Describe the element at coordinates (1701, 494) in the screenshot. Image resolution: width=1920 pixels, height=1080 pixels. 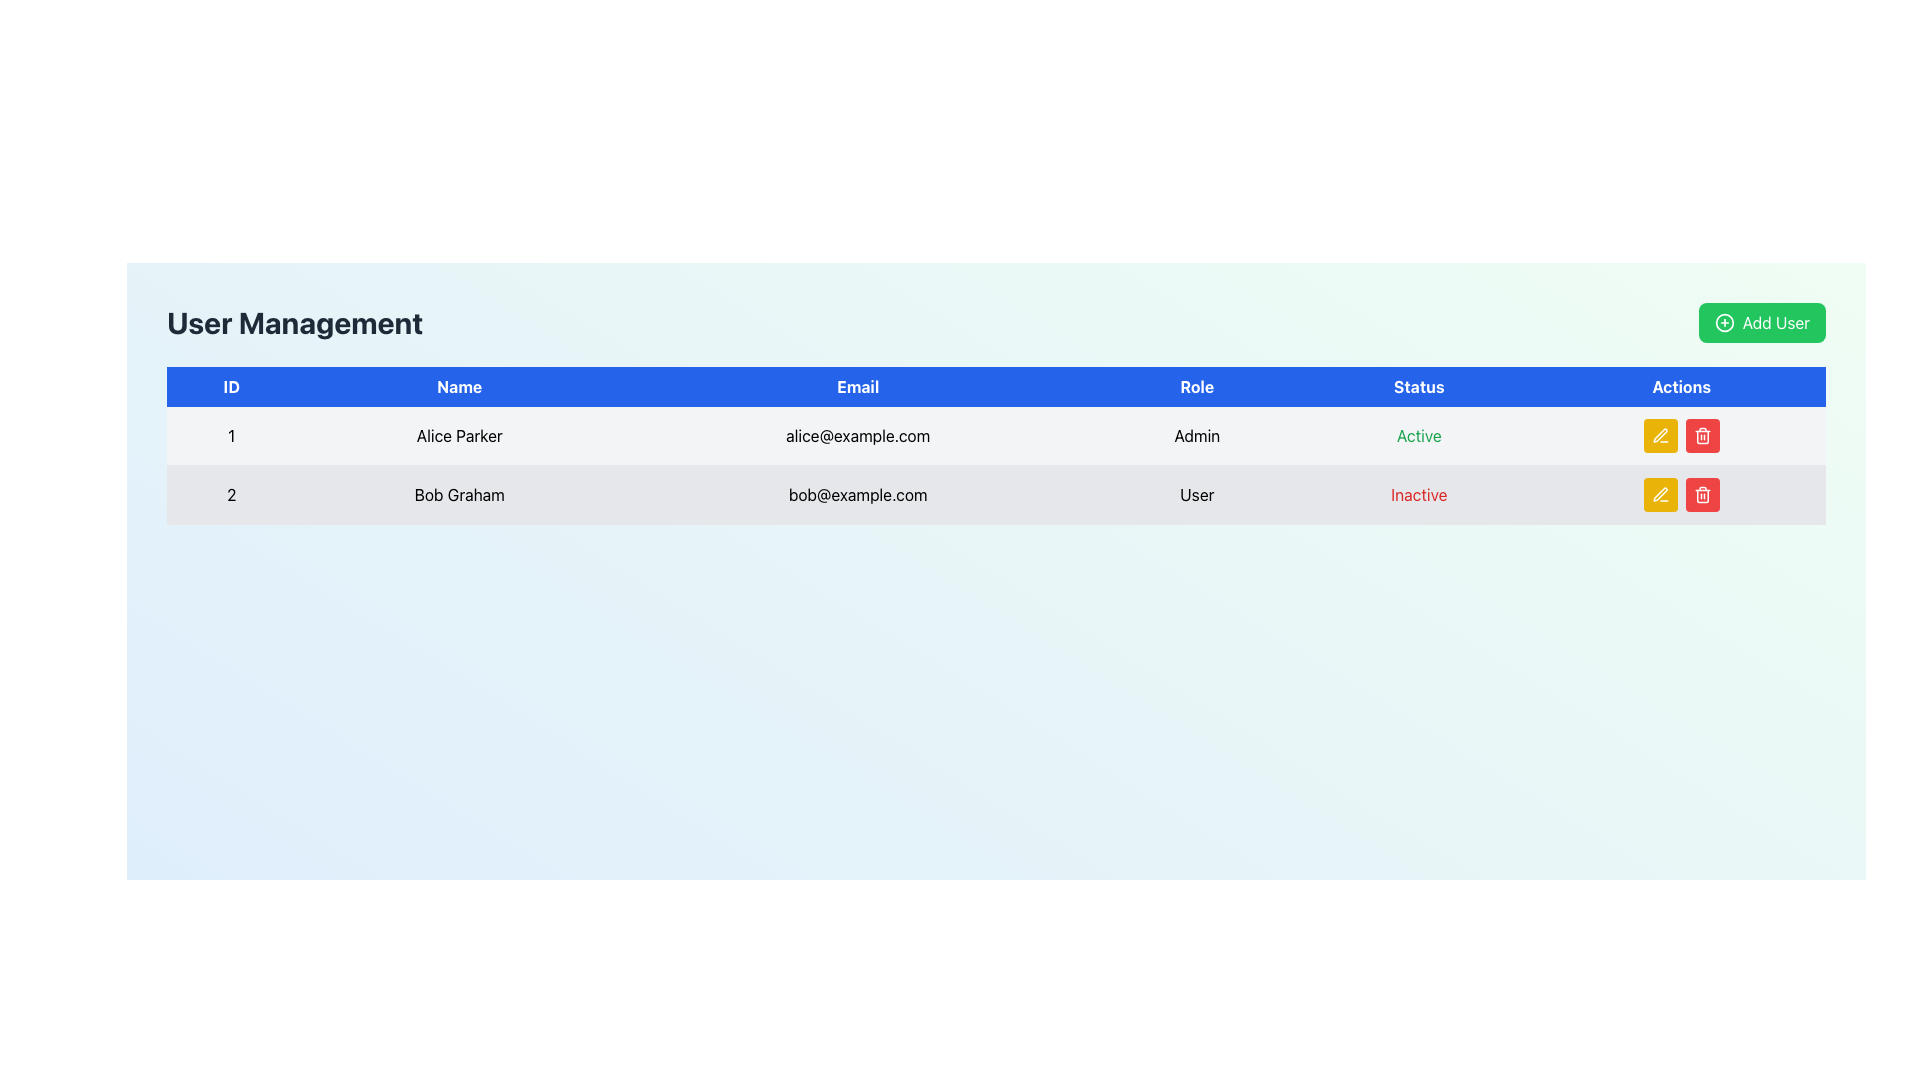
I see `the delete button located at the far right of the row under the 'Actions' column for the user 'Bob Graham'` at that location.